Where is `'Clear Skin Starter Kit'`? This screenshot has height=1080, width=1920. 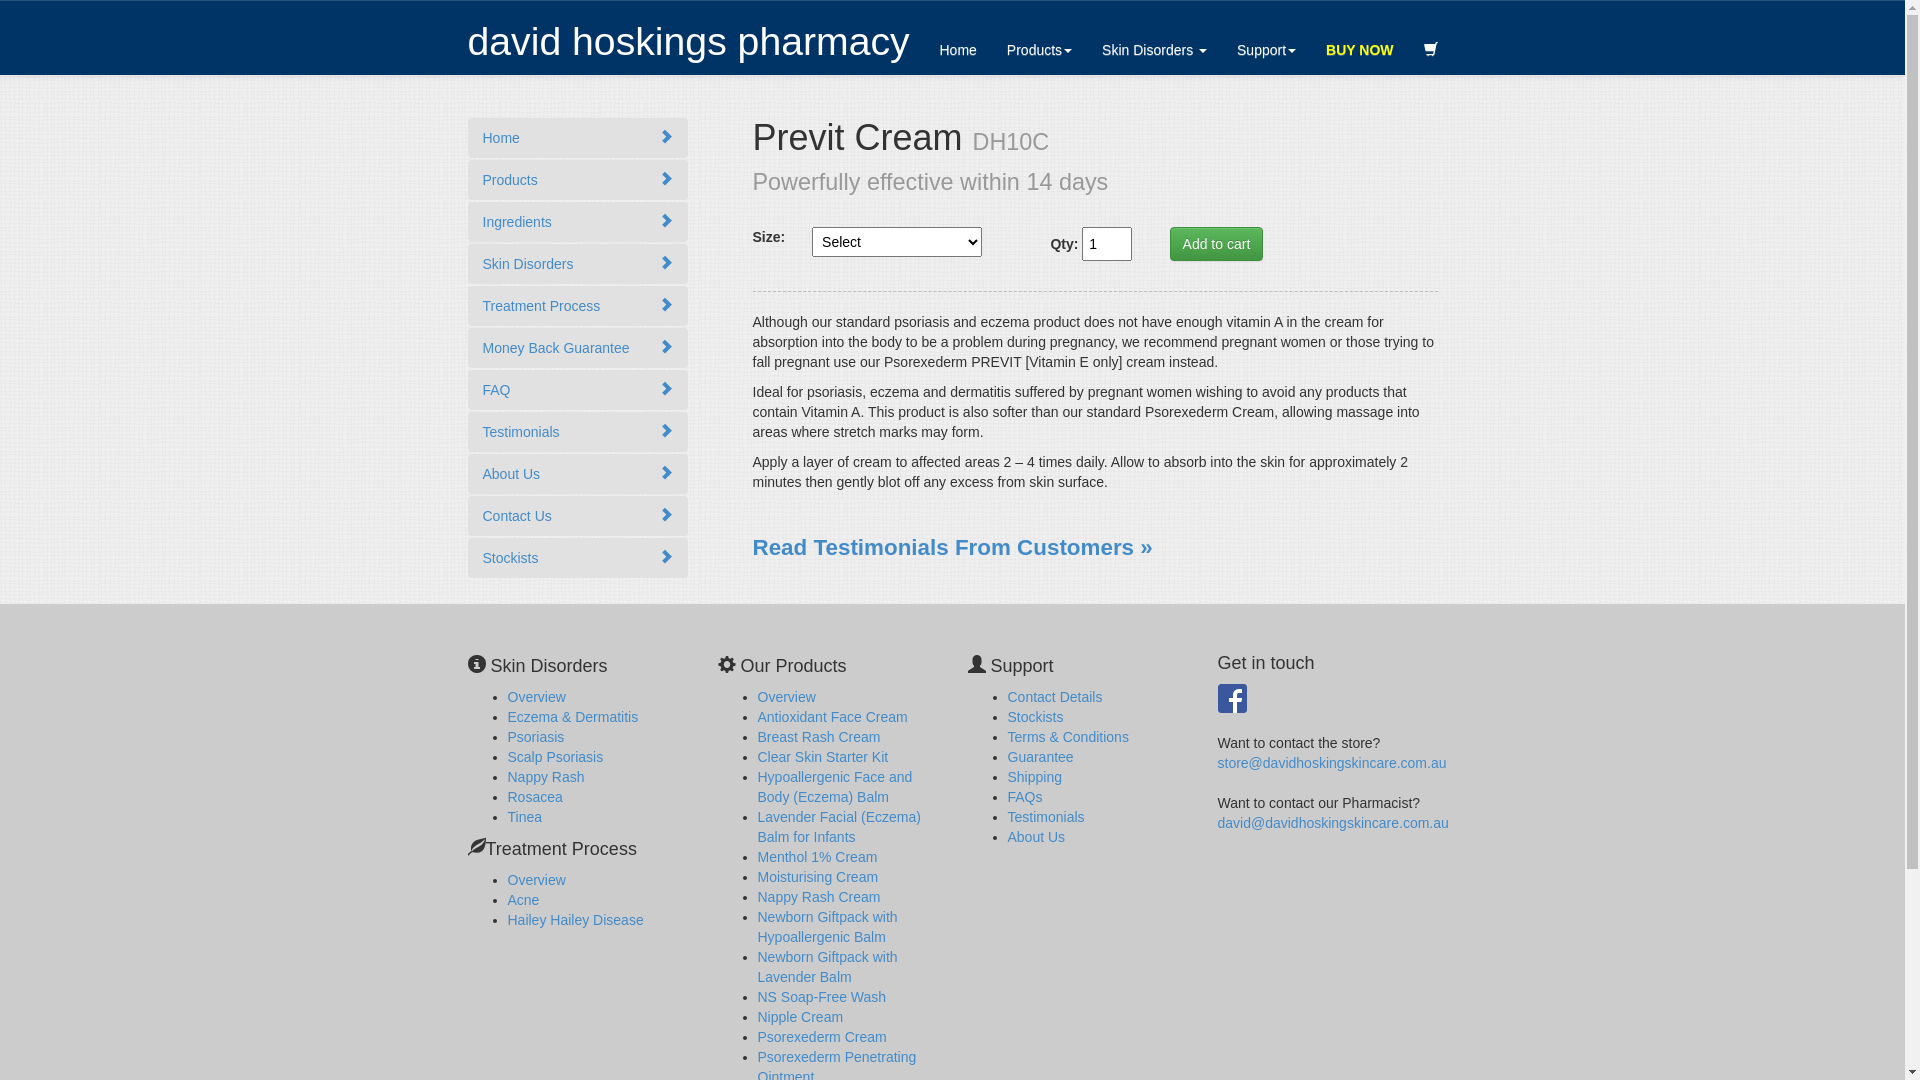 'Clear Skin Starter Kit' is located at coordinates (823, 756).